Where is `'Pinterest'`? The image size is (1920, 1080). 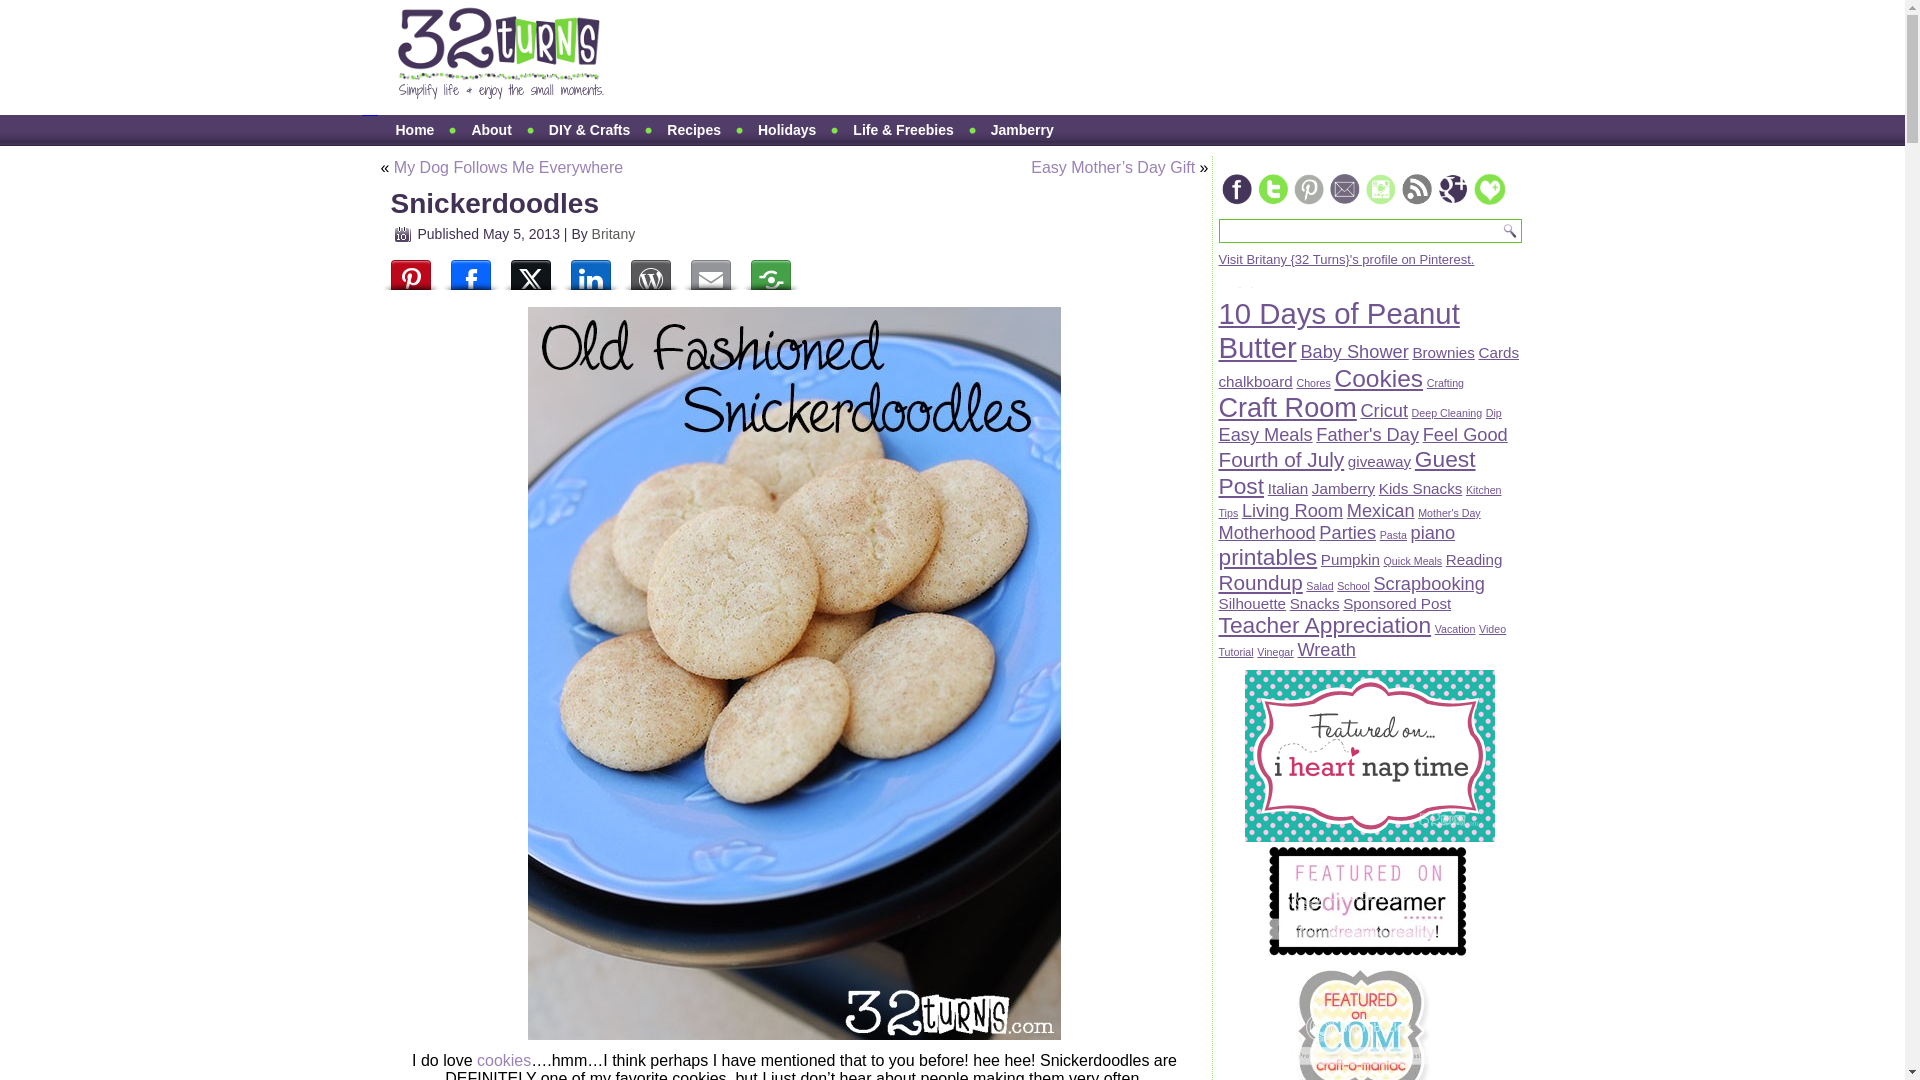 'Pinterest' is located at coordinates (379, 270).